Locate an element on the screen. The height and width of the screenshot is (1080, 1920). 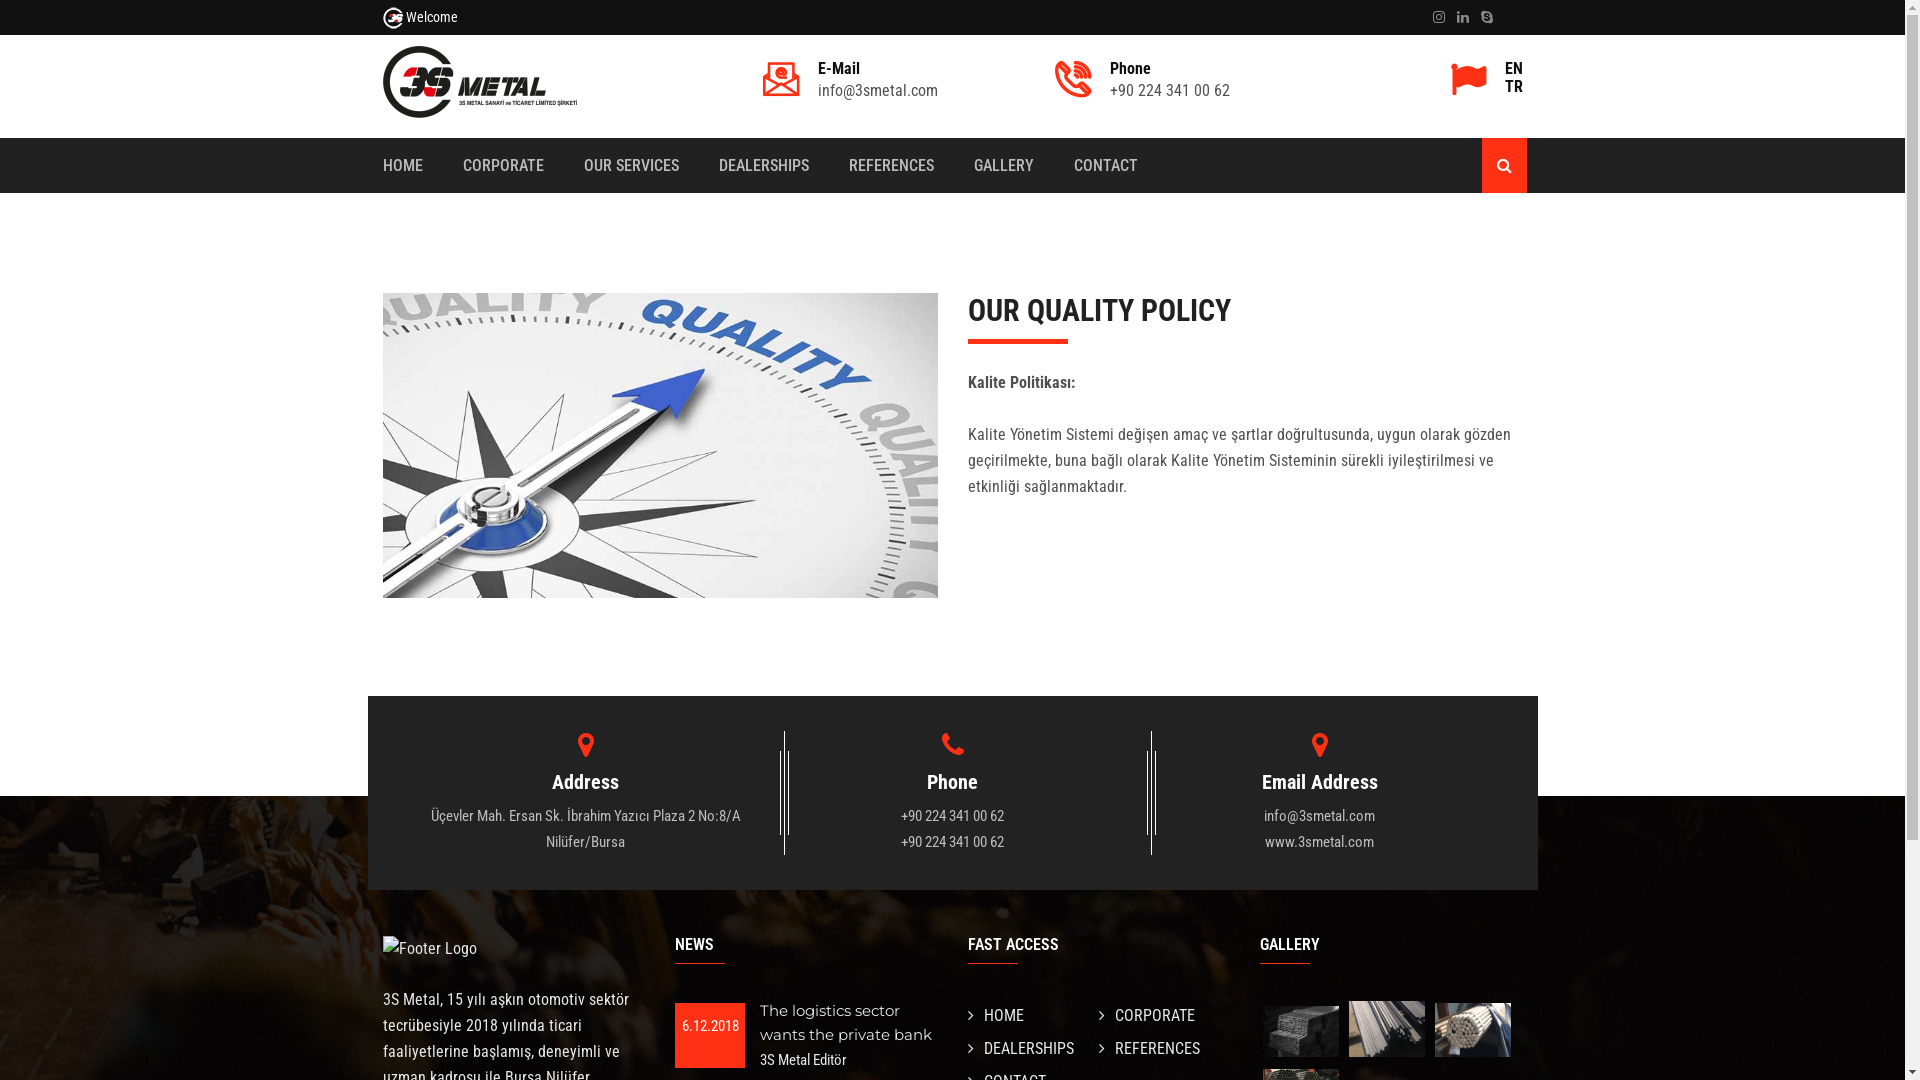
'TR' is located at coordinates (1503, 86).